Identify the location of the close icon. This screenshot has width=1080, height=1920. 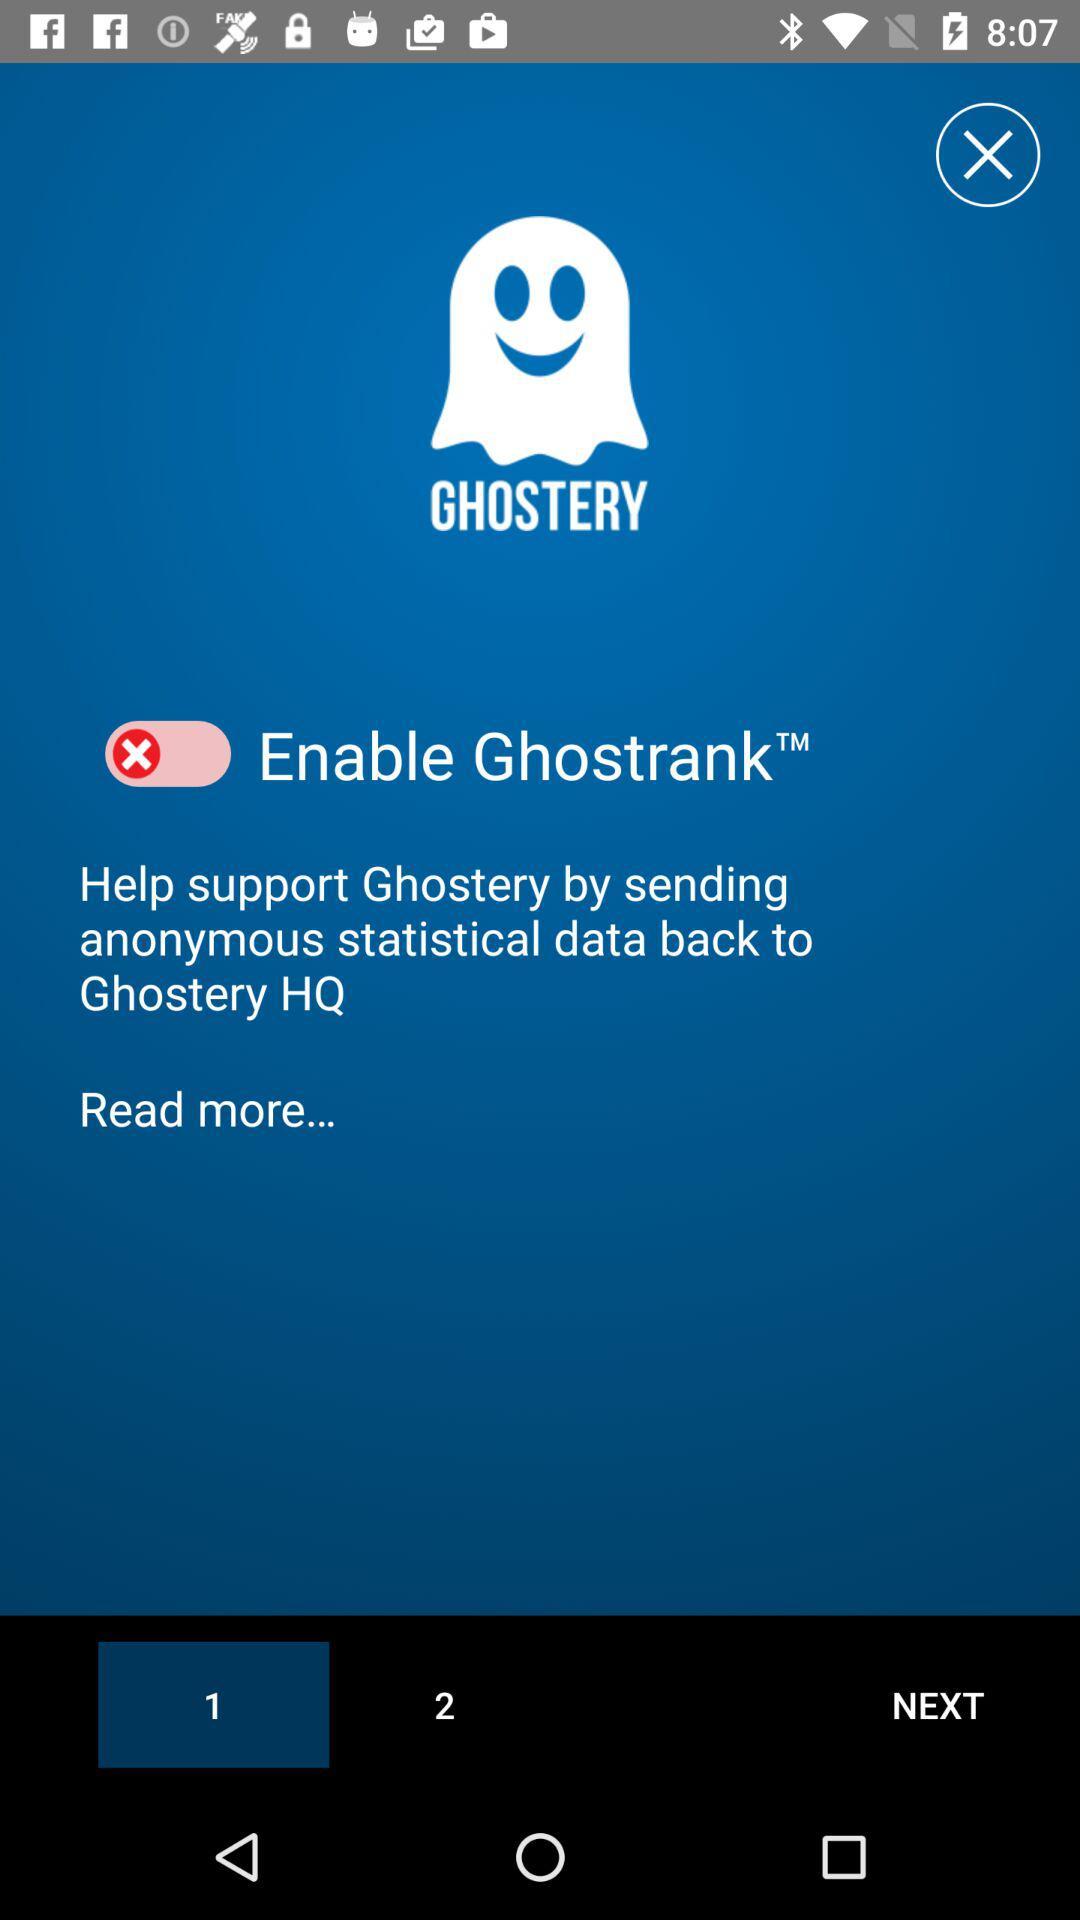
(987, 153).